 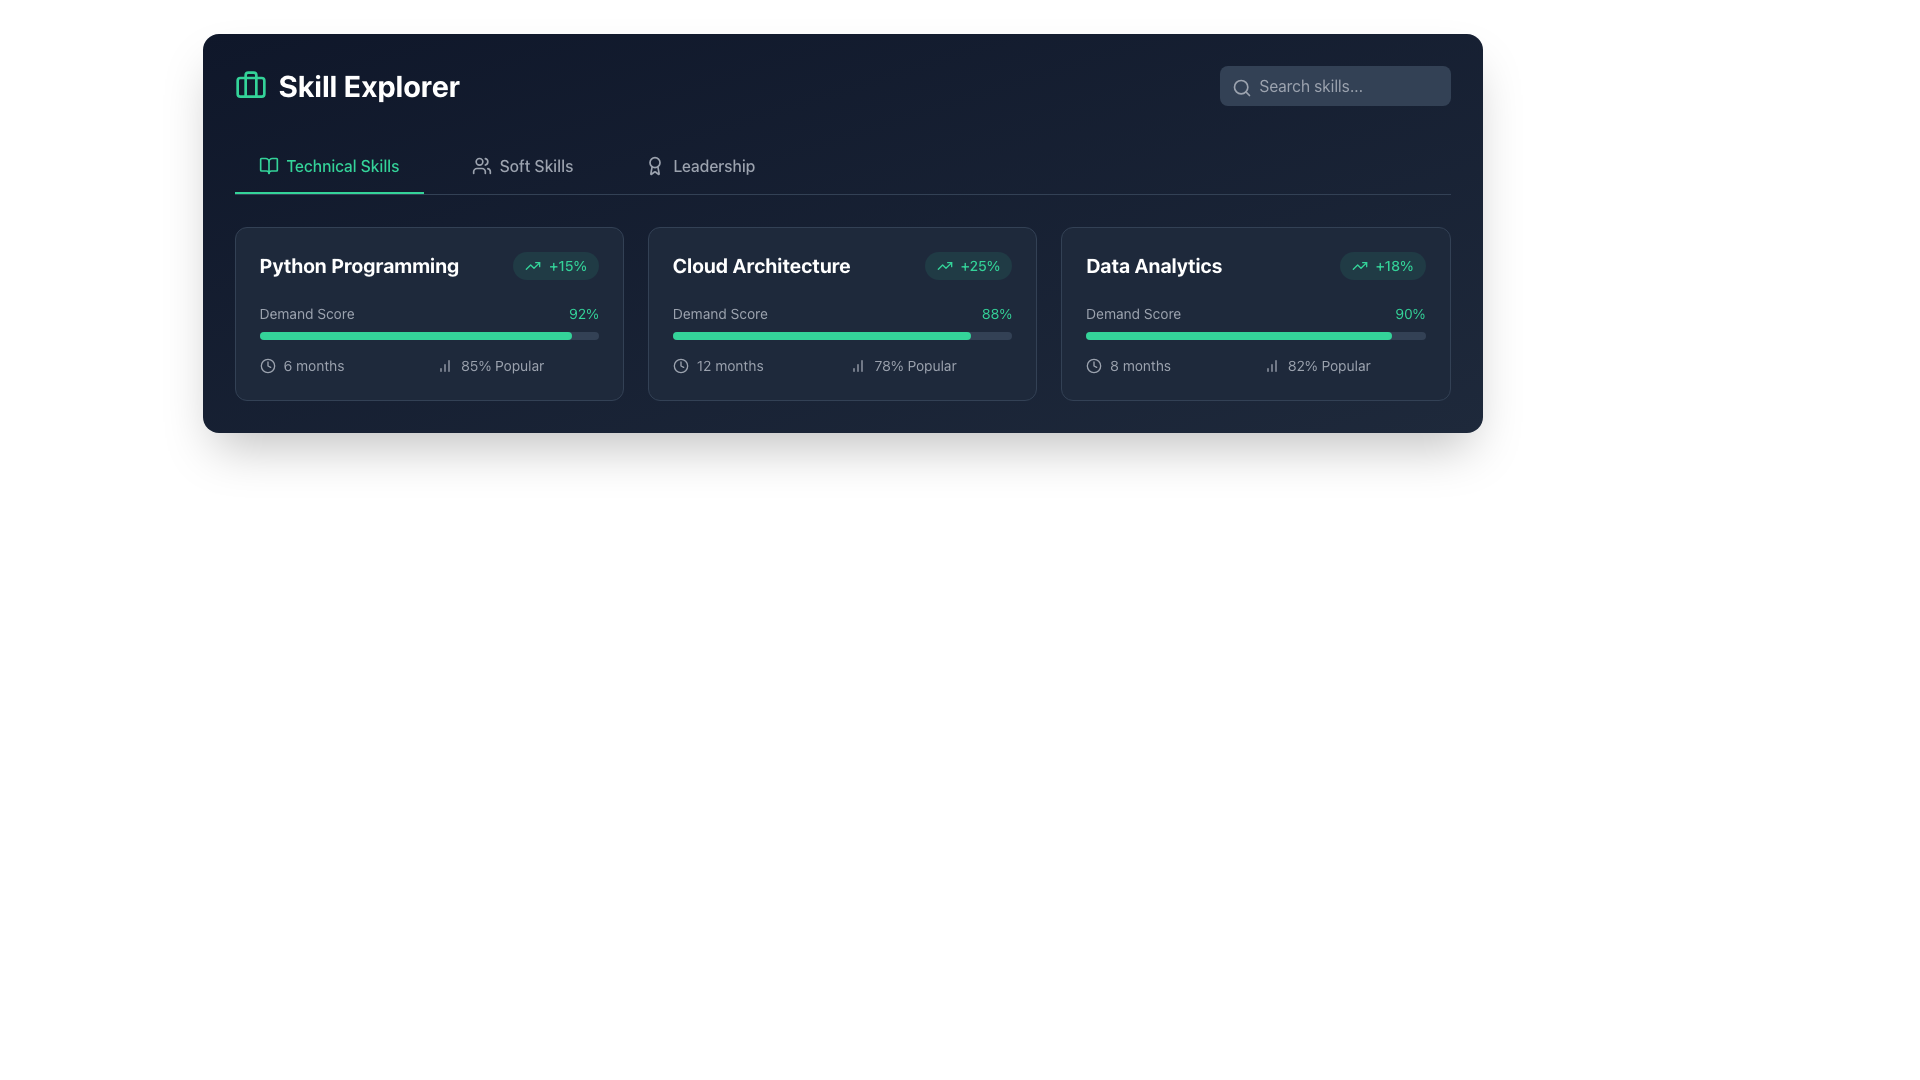 What do you see at coordinates (266, 366) in the screenshot?
I see `the clock icon, which is a minimalist circle with clock hands, located to the left of the text '6 months' within the 'Python Programming' card on the dashboard` at bounding box center [266, 366].